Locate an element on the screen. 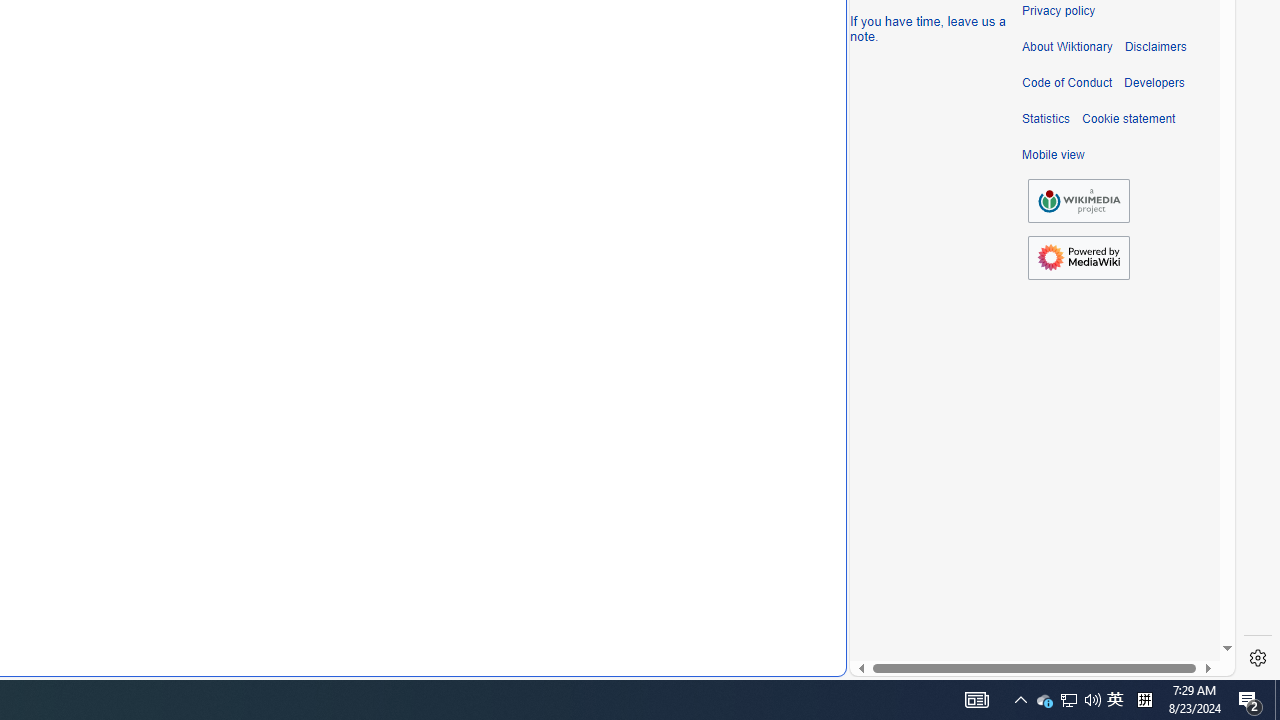 The image size is (1280, 720). 'Statistics' is located at coordinates (1045, 119).